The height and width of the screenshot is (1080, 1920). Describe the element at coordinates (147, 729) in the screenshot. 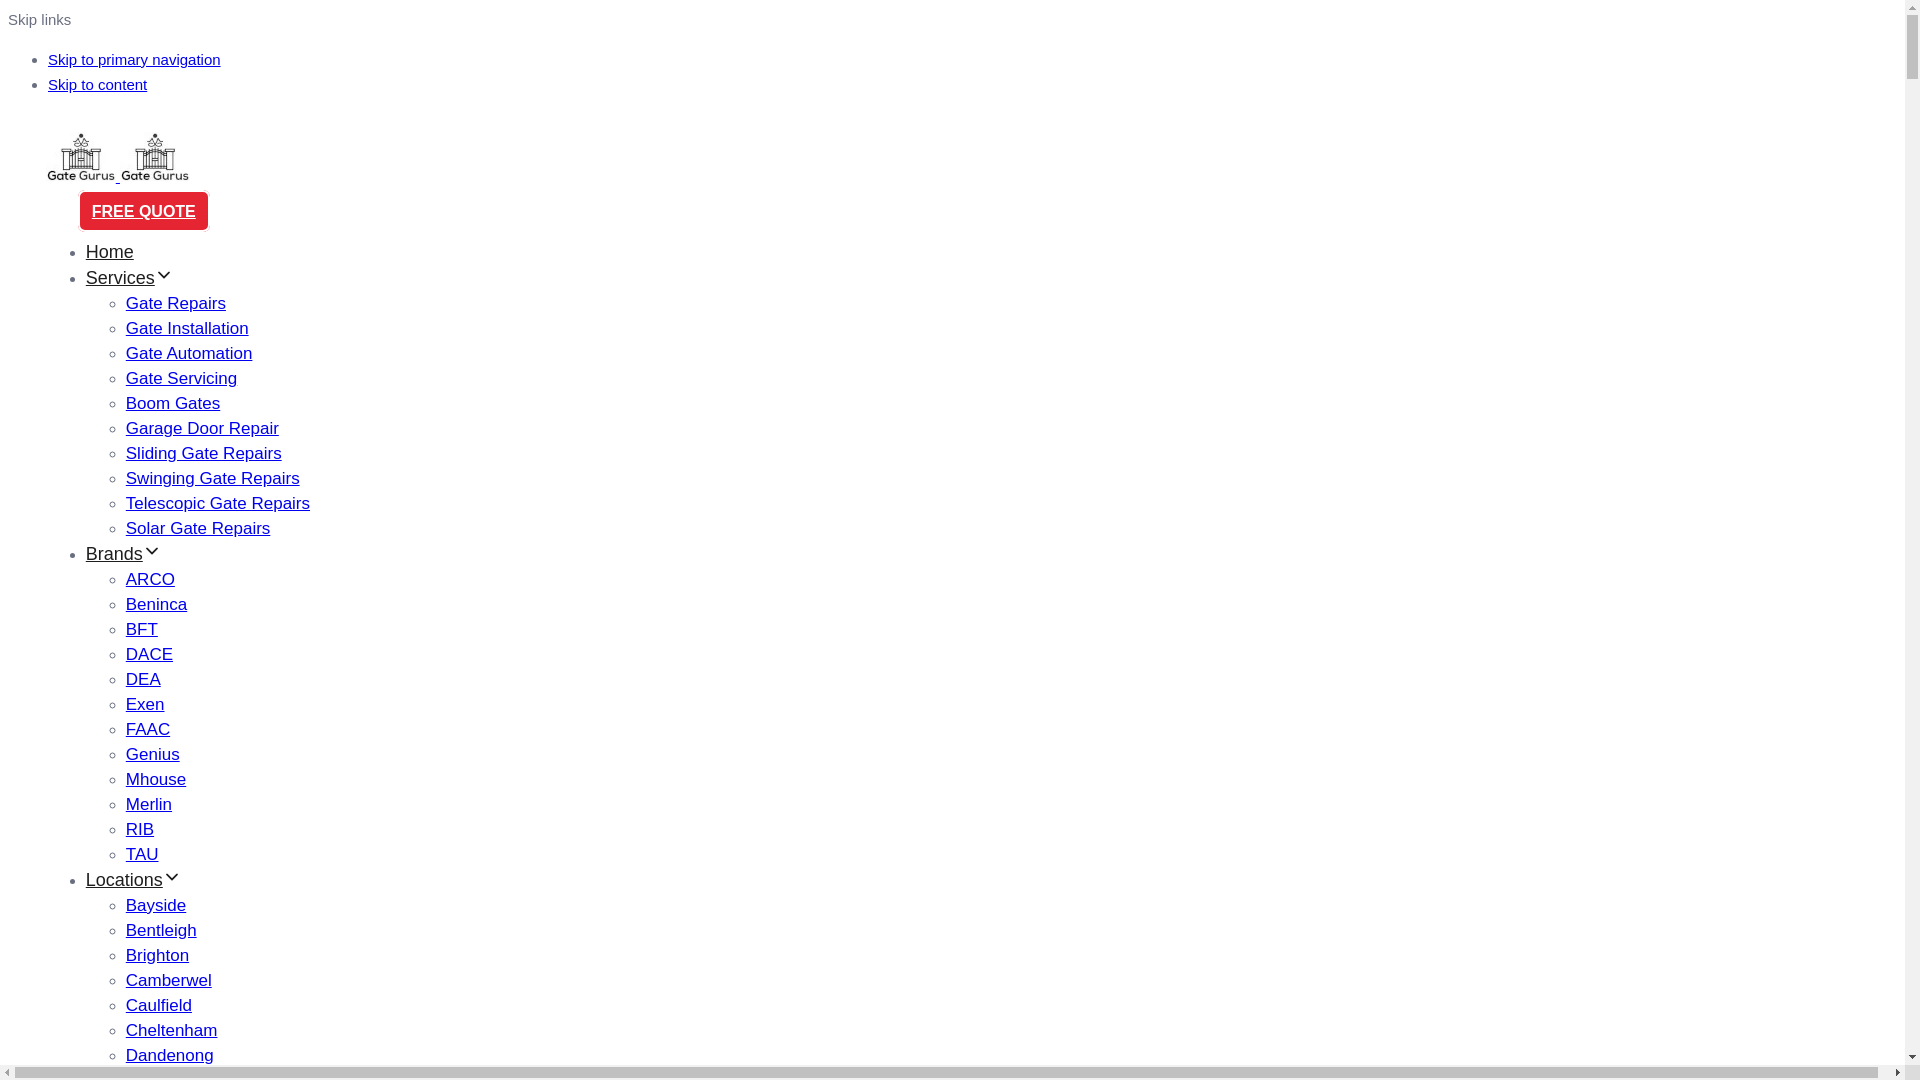

I see `'FAAC'` at that location.